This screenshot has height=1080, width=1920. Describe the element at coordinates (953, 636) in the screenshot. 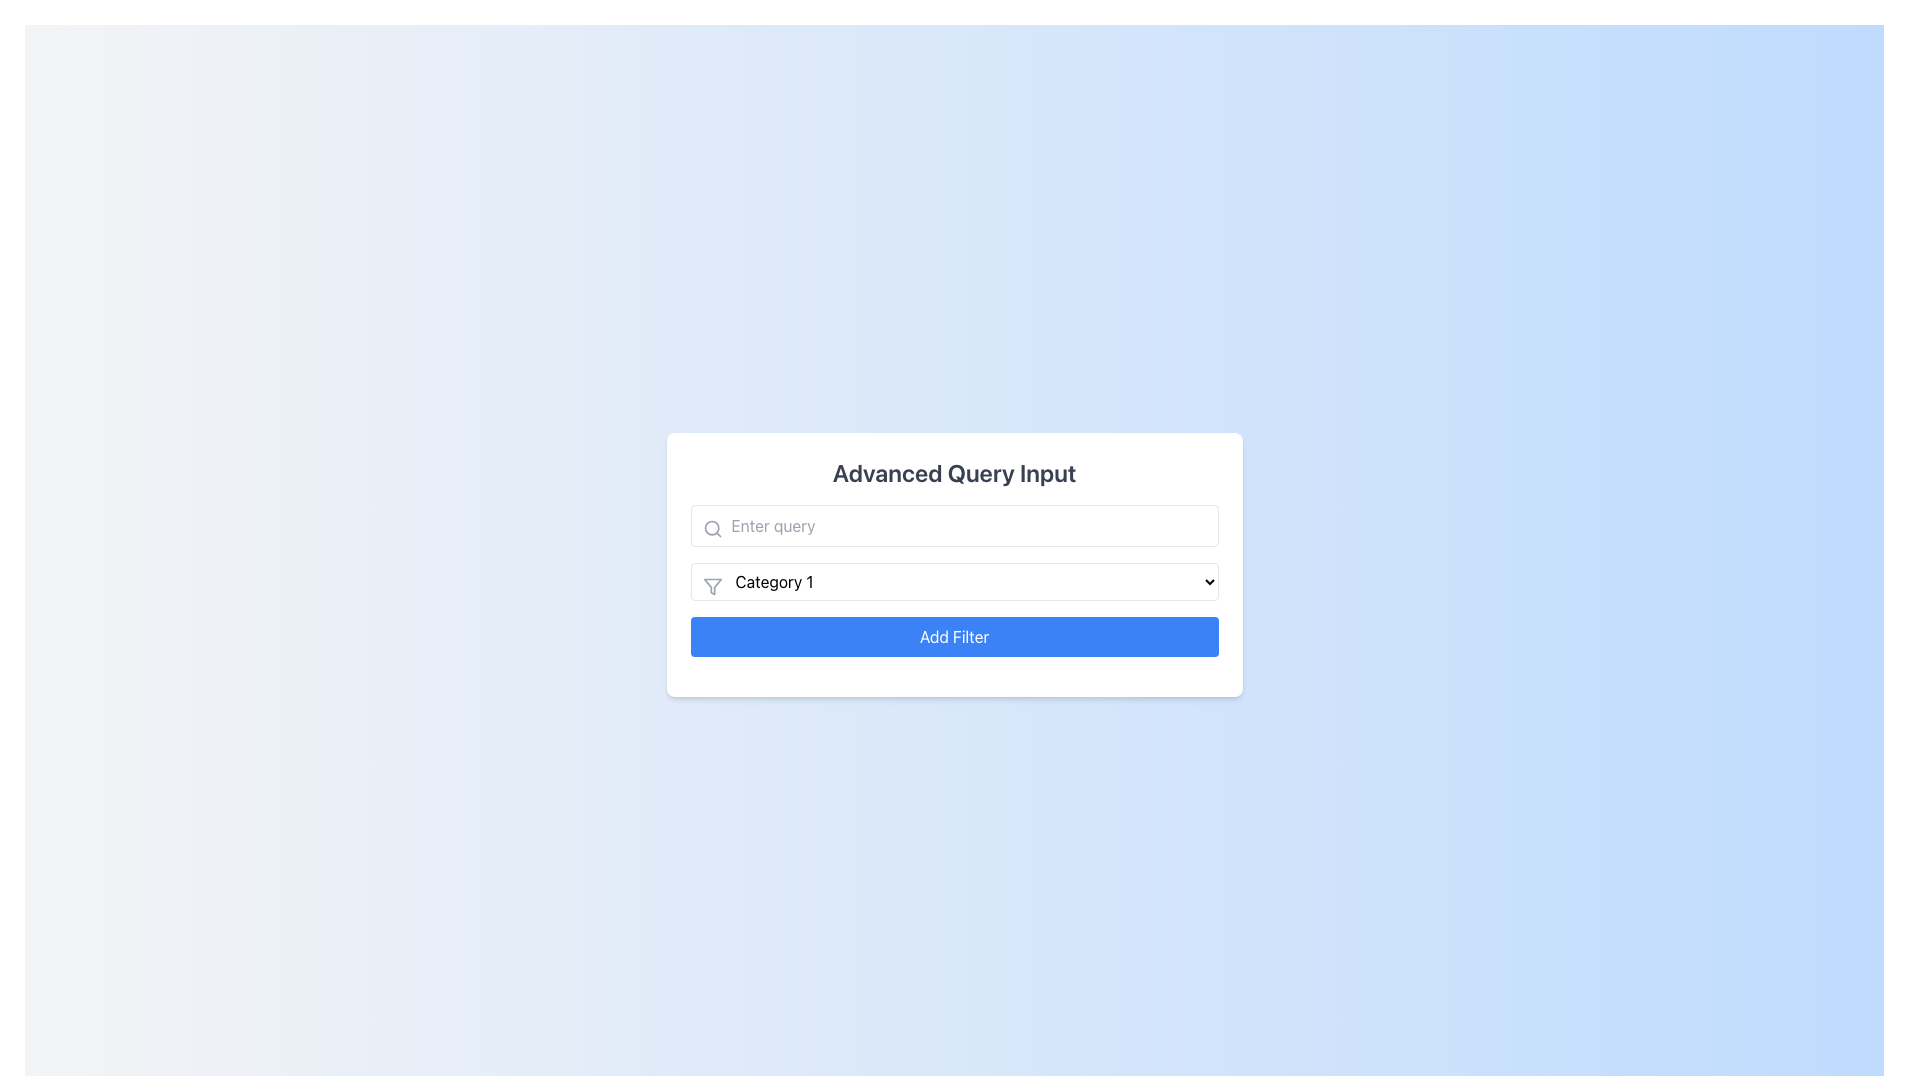

I see `the button located at the bottom of the 'Advanced Query Input' section` at that location.